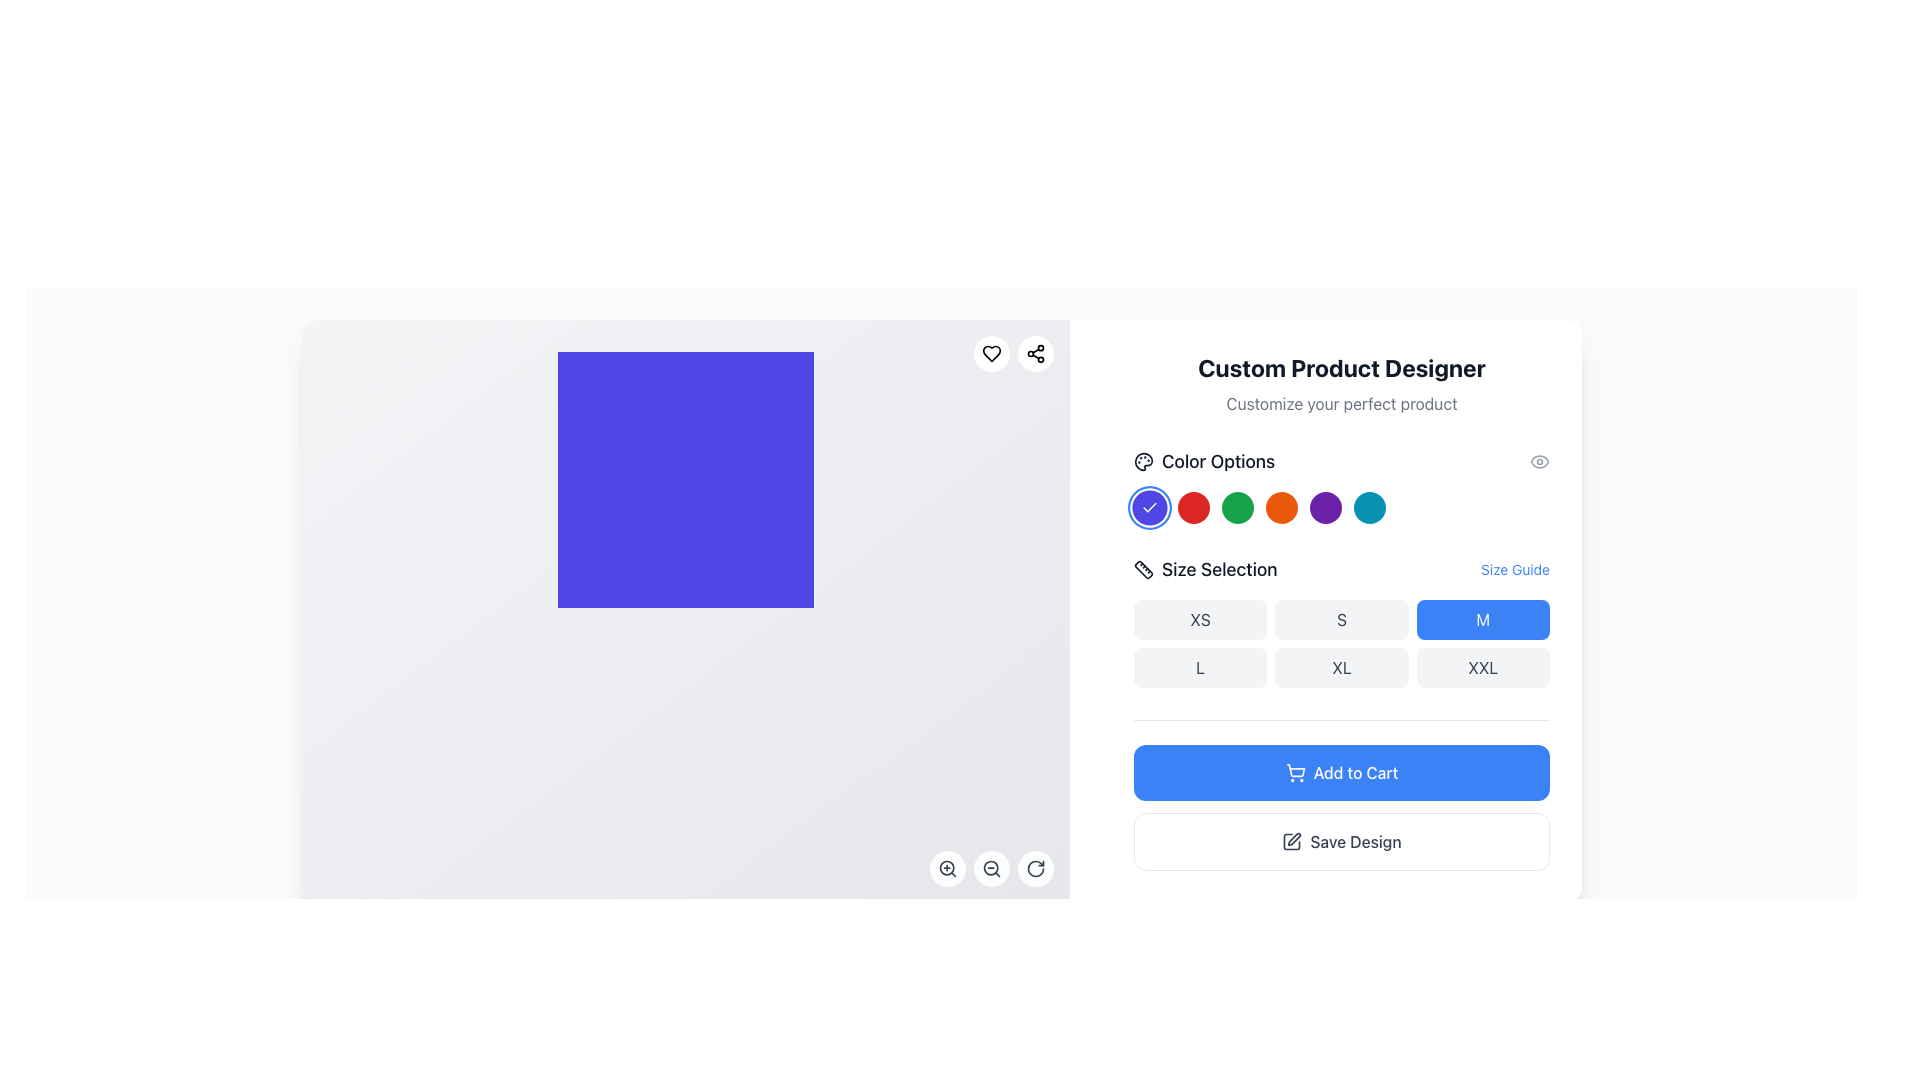  I want to click on the 'S' size selection button located in the 'Size Selection' section of the interface, so click(1342, 619).